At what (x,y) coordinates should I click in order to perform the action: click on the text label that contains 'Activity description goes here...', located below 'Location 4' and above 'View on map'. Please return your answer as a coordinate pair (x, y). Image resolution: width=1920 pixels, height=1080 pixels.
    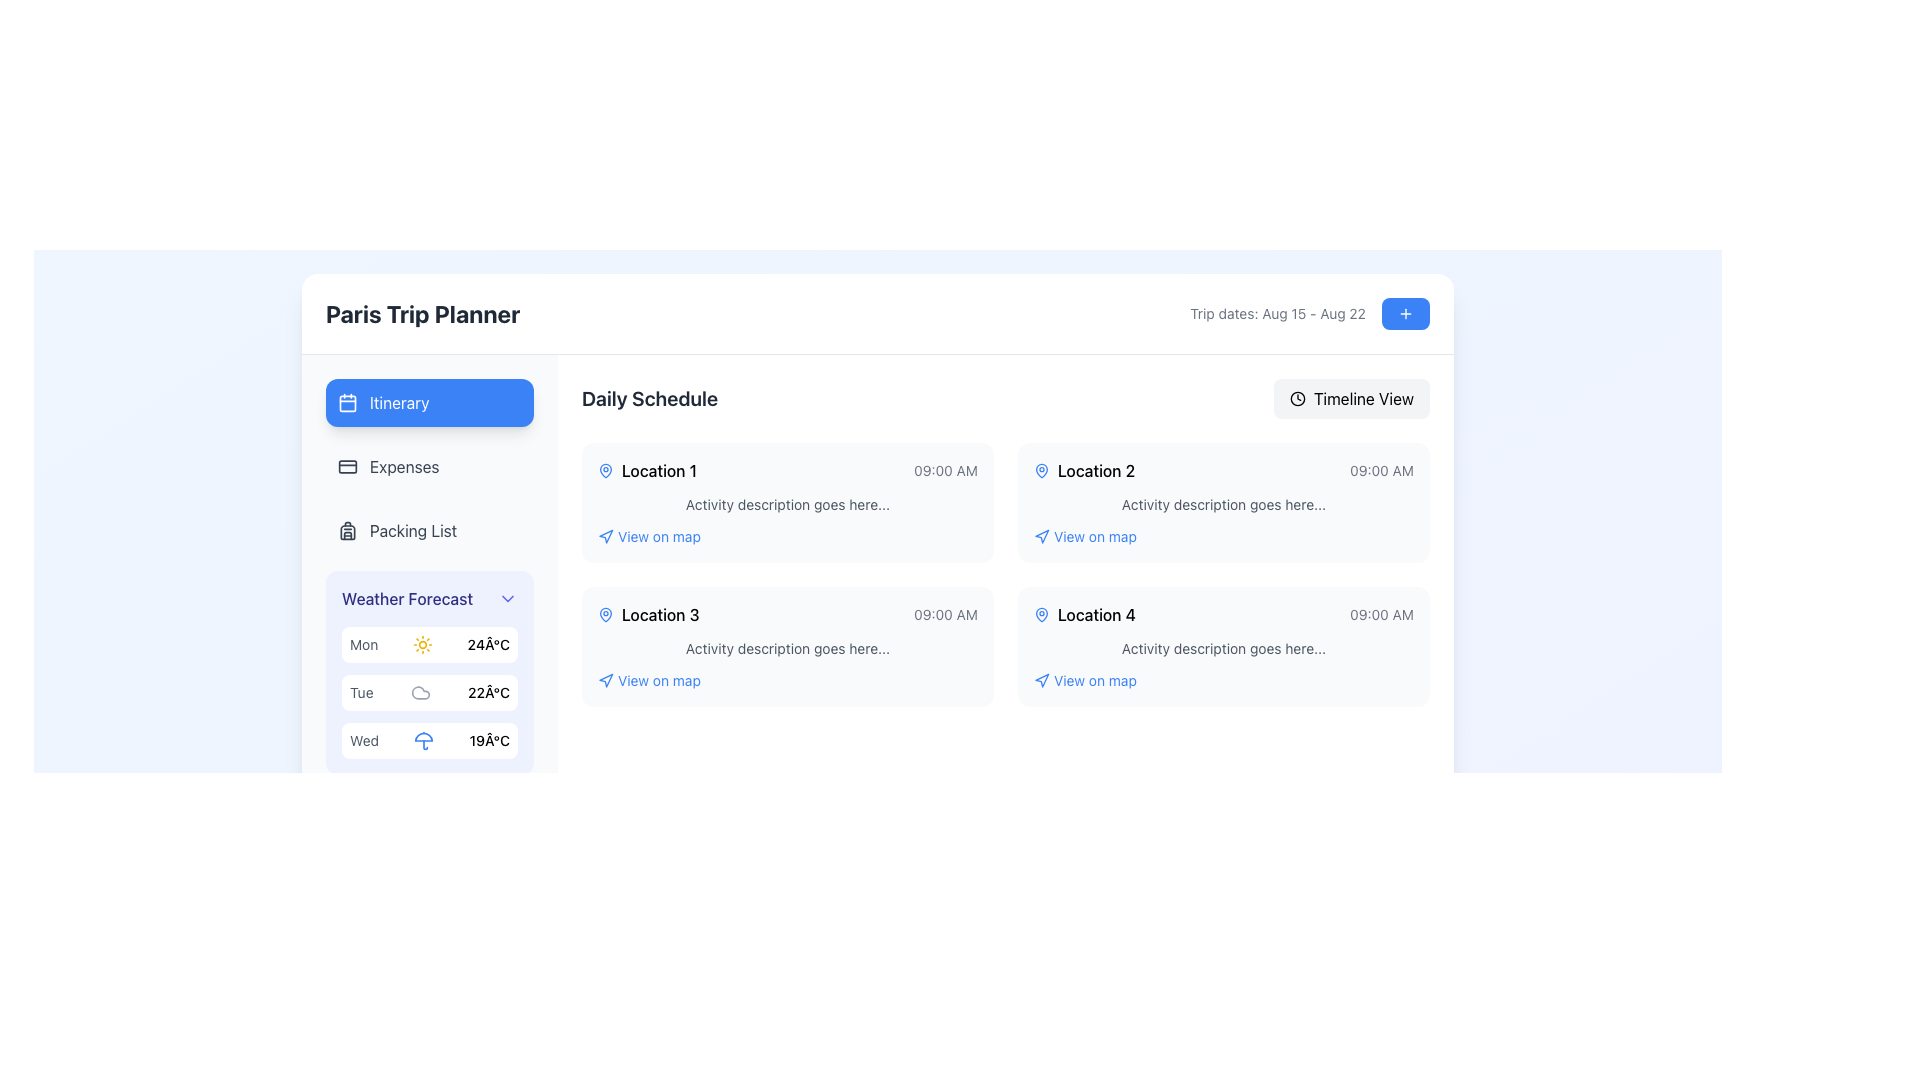
    Looking at the image, I should click on (1223, 648).